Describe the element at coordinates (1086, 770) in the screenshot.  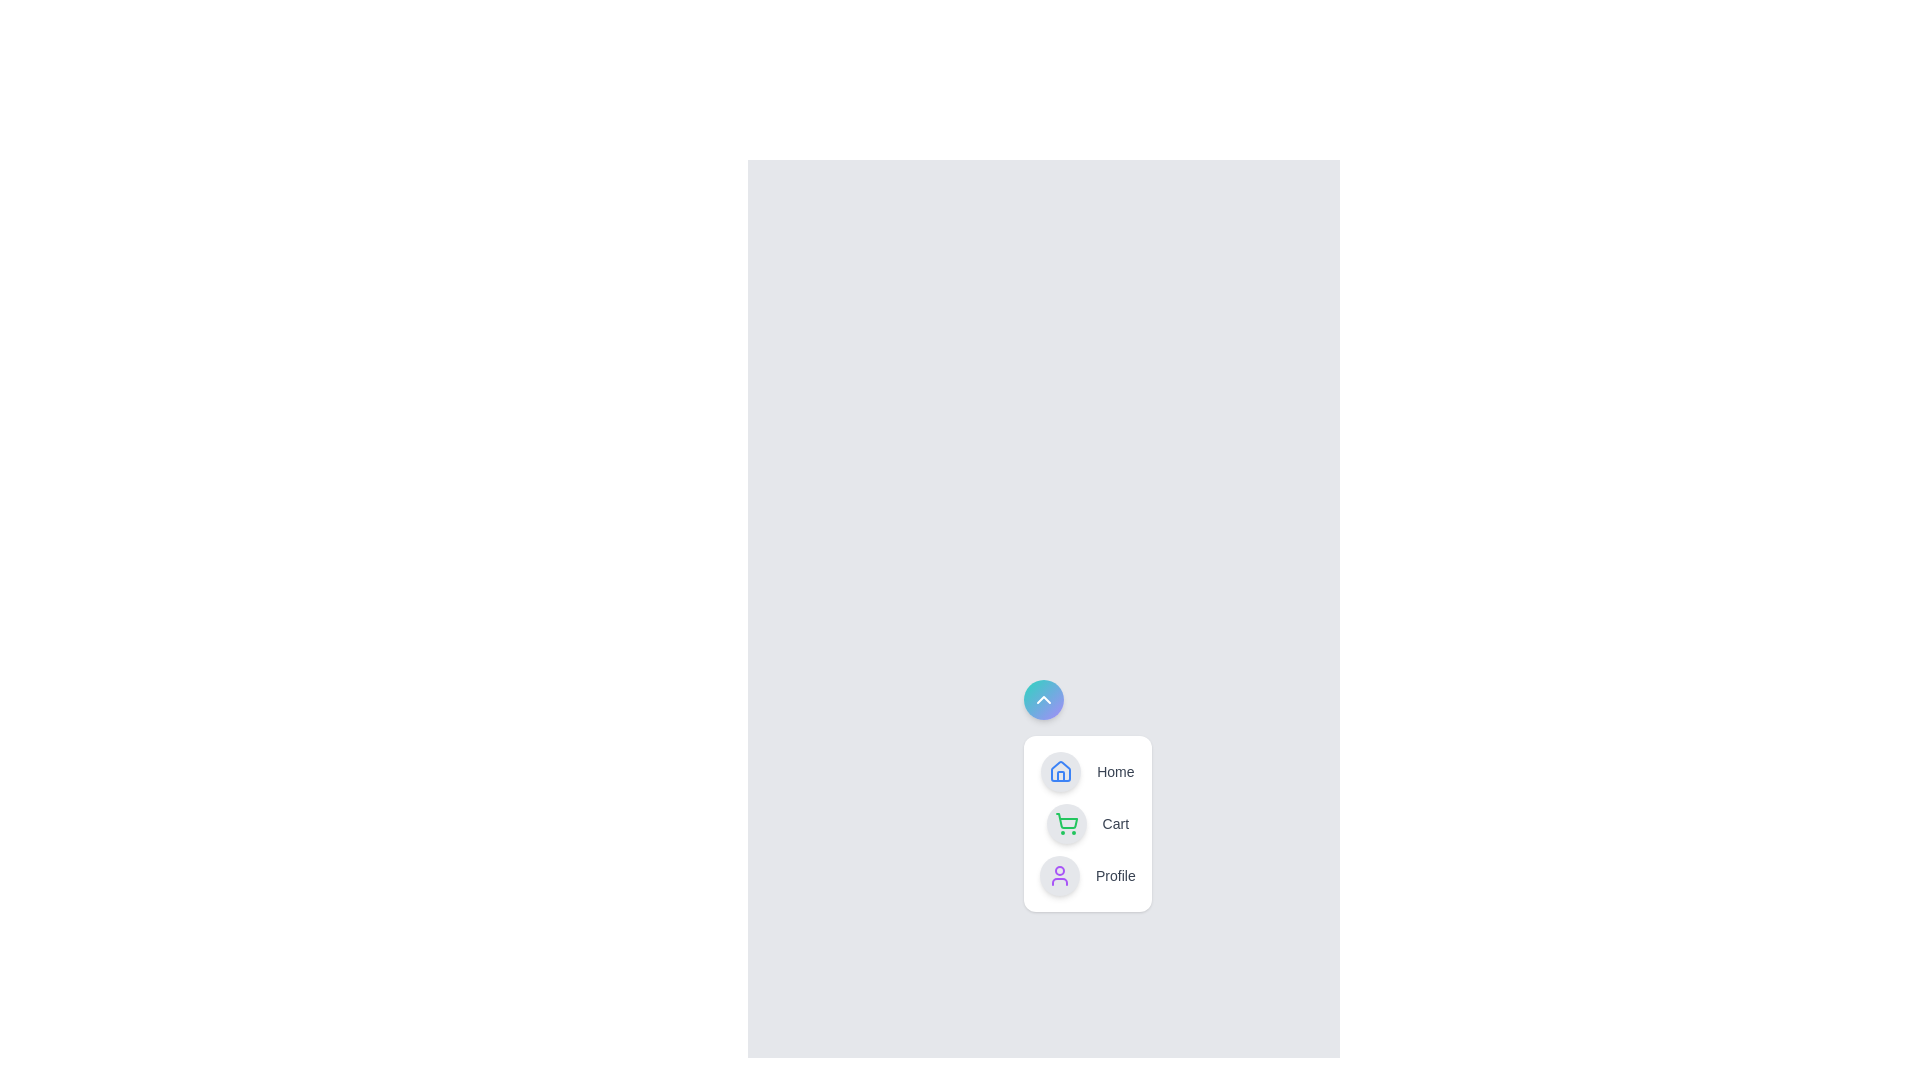
I see `the menu item Home by clicking on it` at that location.